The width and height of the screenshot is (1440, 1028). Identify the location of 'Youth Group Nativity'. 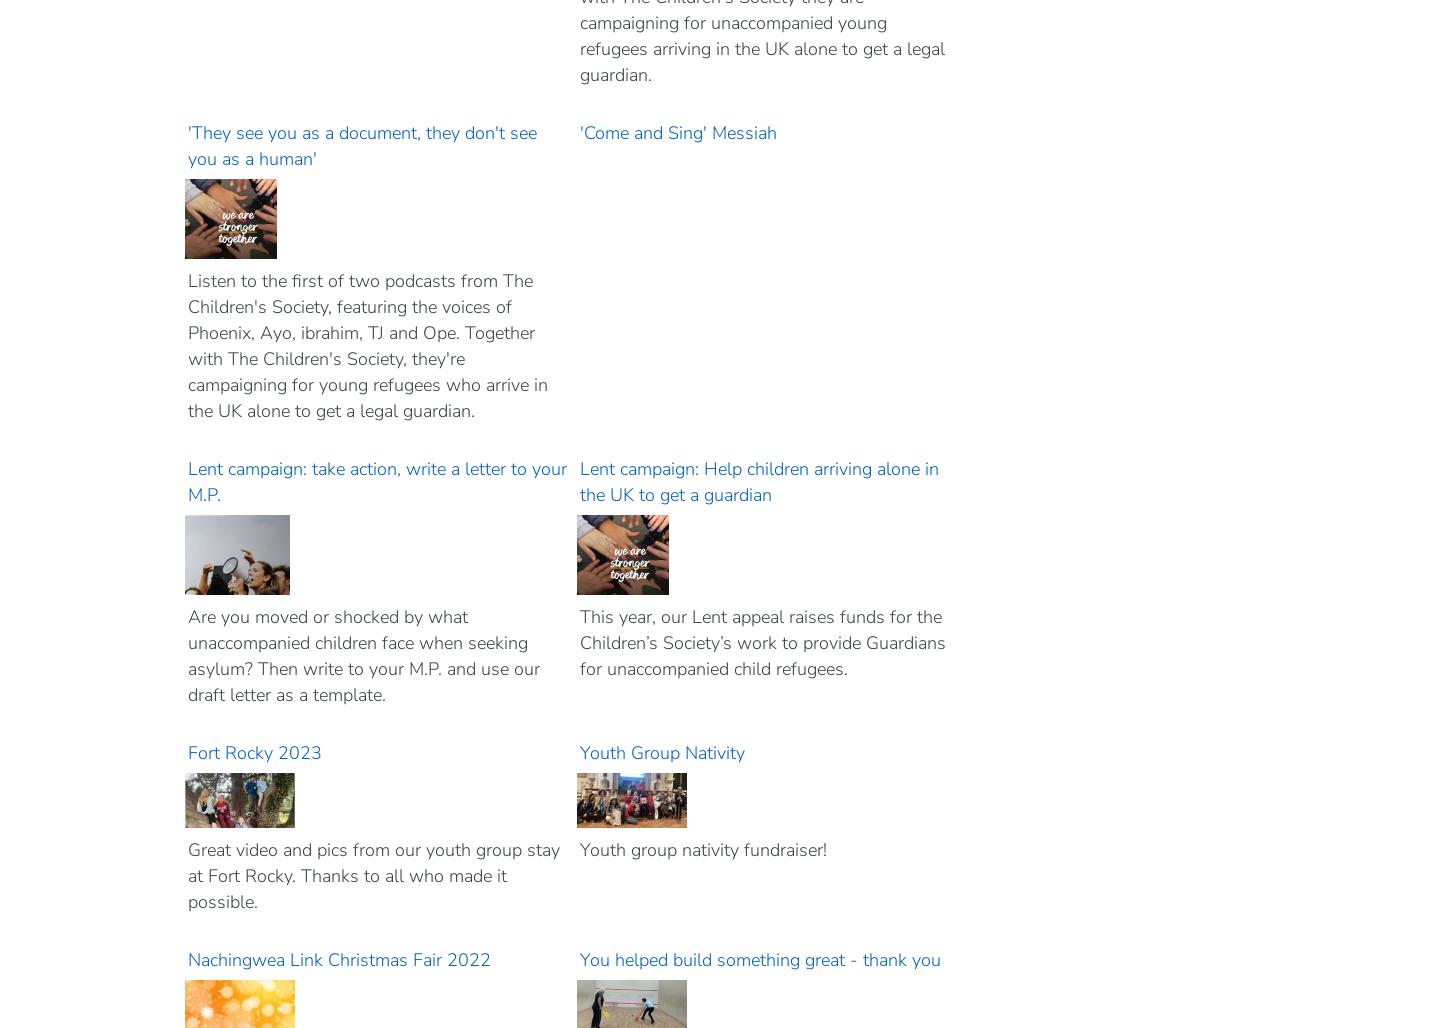
(663, 752).